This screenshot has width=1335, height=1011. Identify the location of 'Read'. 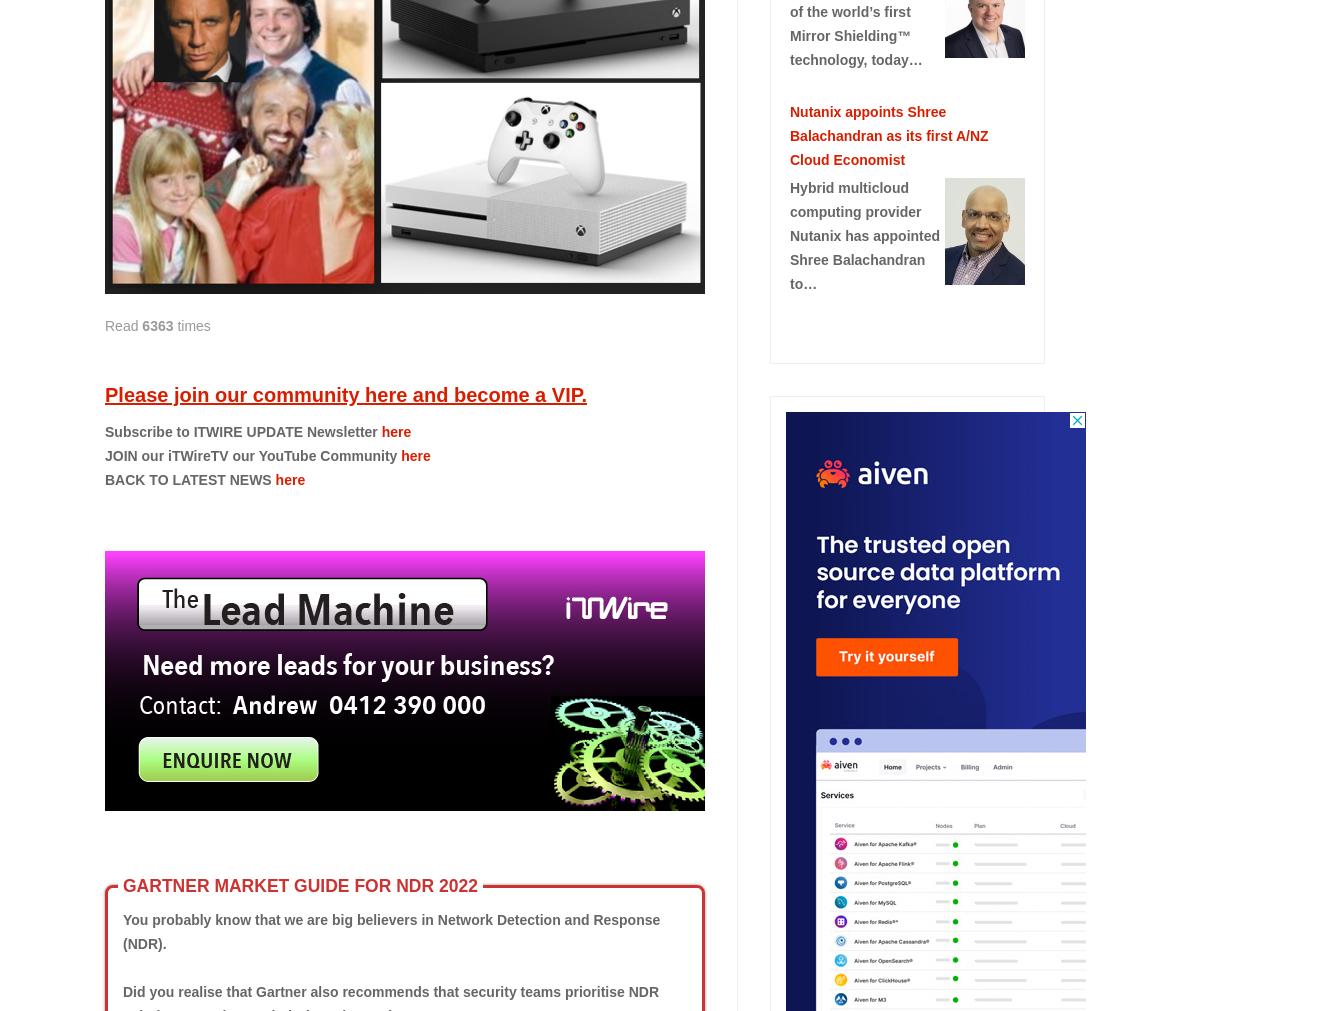
(122, 326).